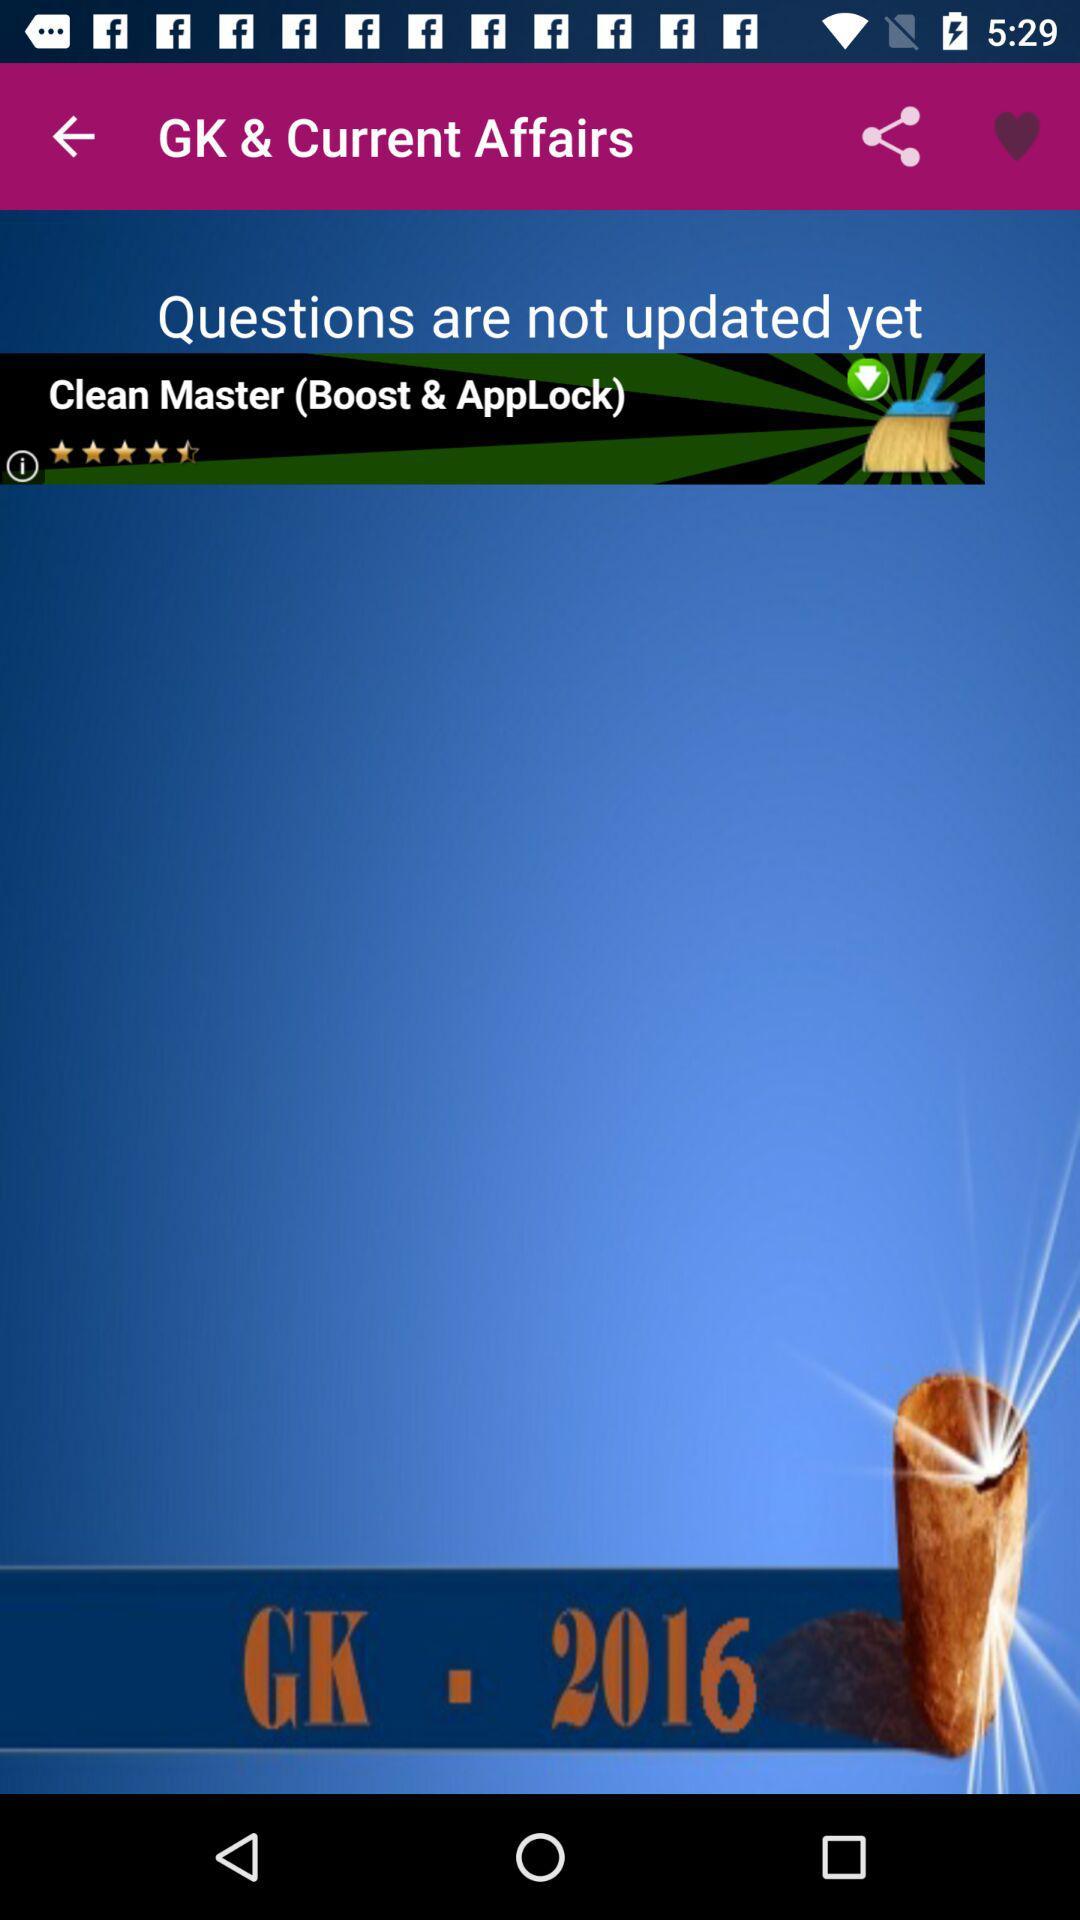  Describe the element at coordinates (492, 417) in the screenshot. I see `advertisement banner` at that location.